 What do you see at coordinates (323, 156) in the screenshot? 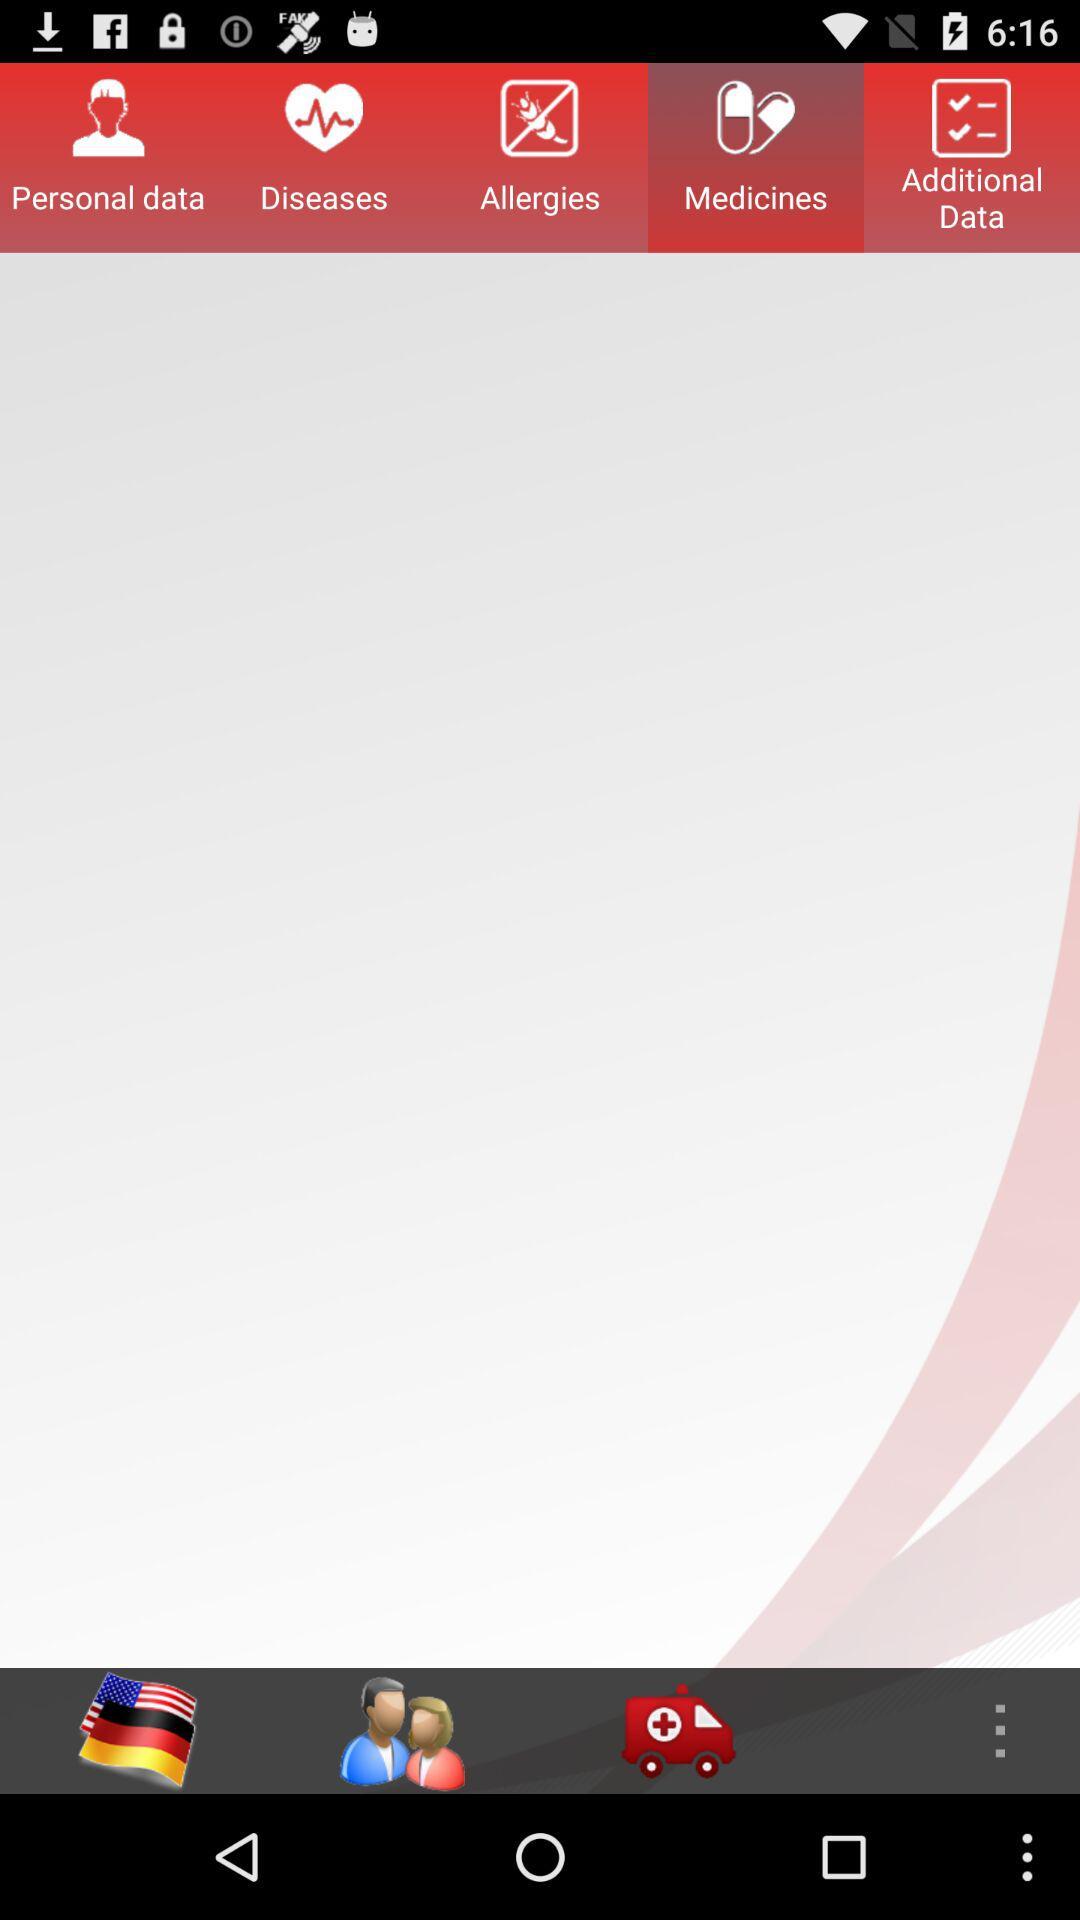
I see `icon to the left of the allergies` at bounding box center [323, 156].